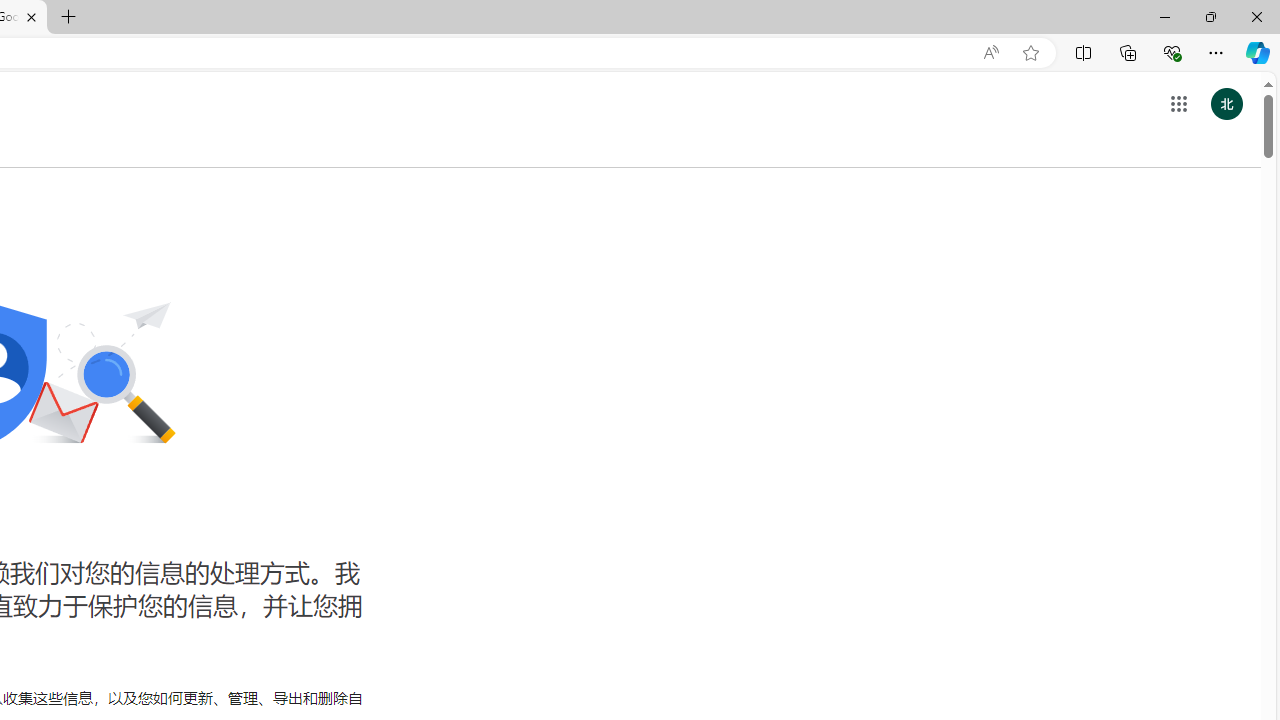 The width and height of the screenshot is (1280, 720). What do you see at coordinates (1178, 104) in the screenshot?
I see `'Class: gb_E'` at bounding box center [1178, 104].